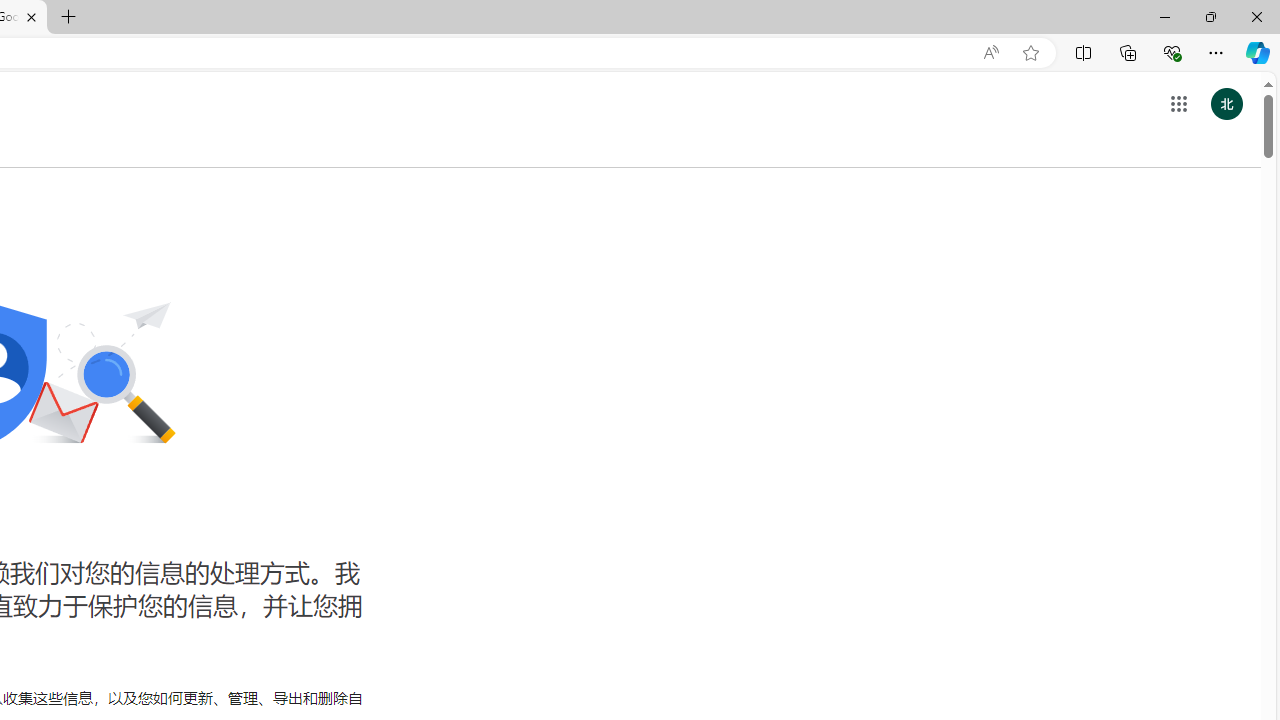 The width and height of the screenshot is (1280, 720). What do you see at coordinates (1178, 104) in the screenshot?
I see `'Class: gb_E'` at bounding box center [1178, 104].